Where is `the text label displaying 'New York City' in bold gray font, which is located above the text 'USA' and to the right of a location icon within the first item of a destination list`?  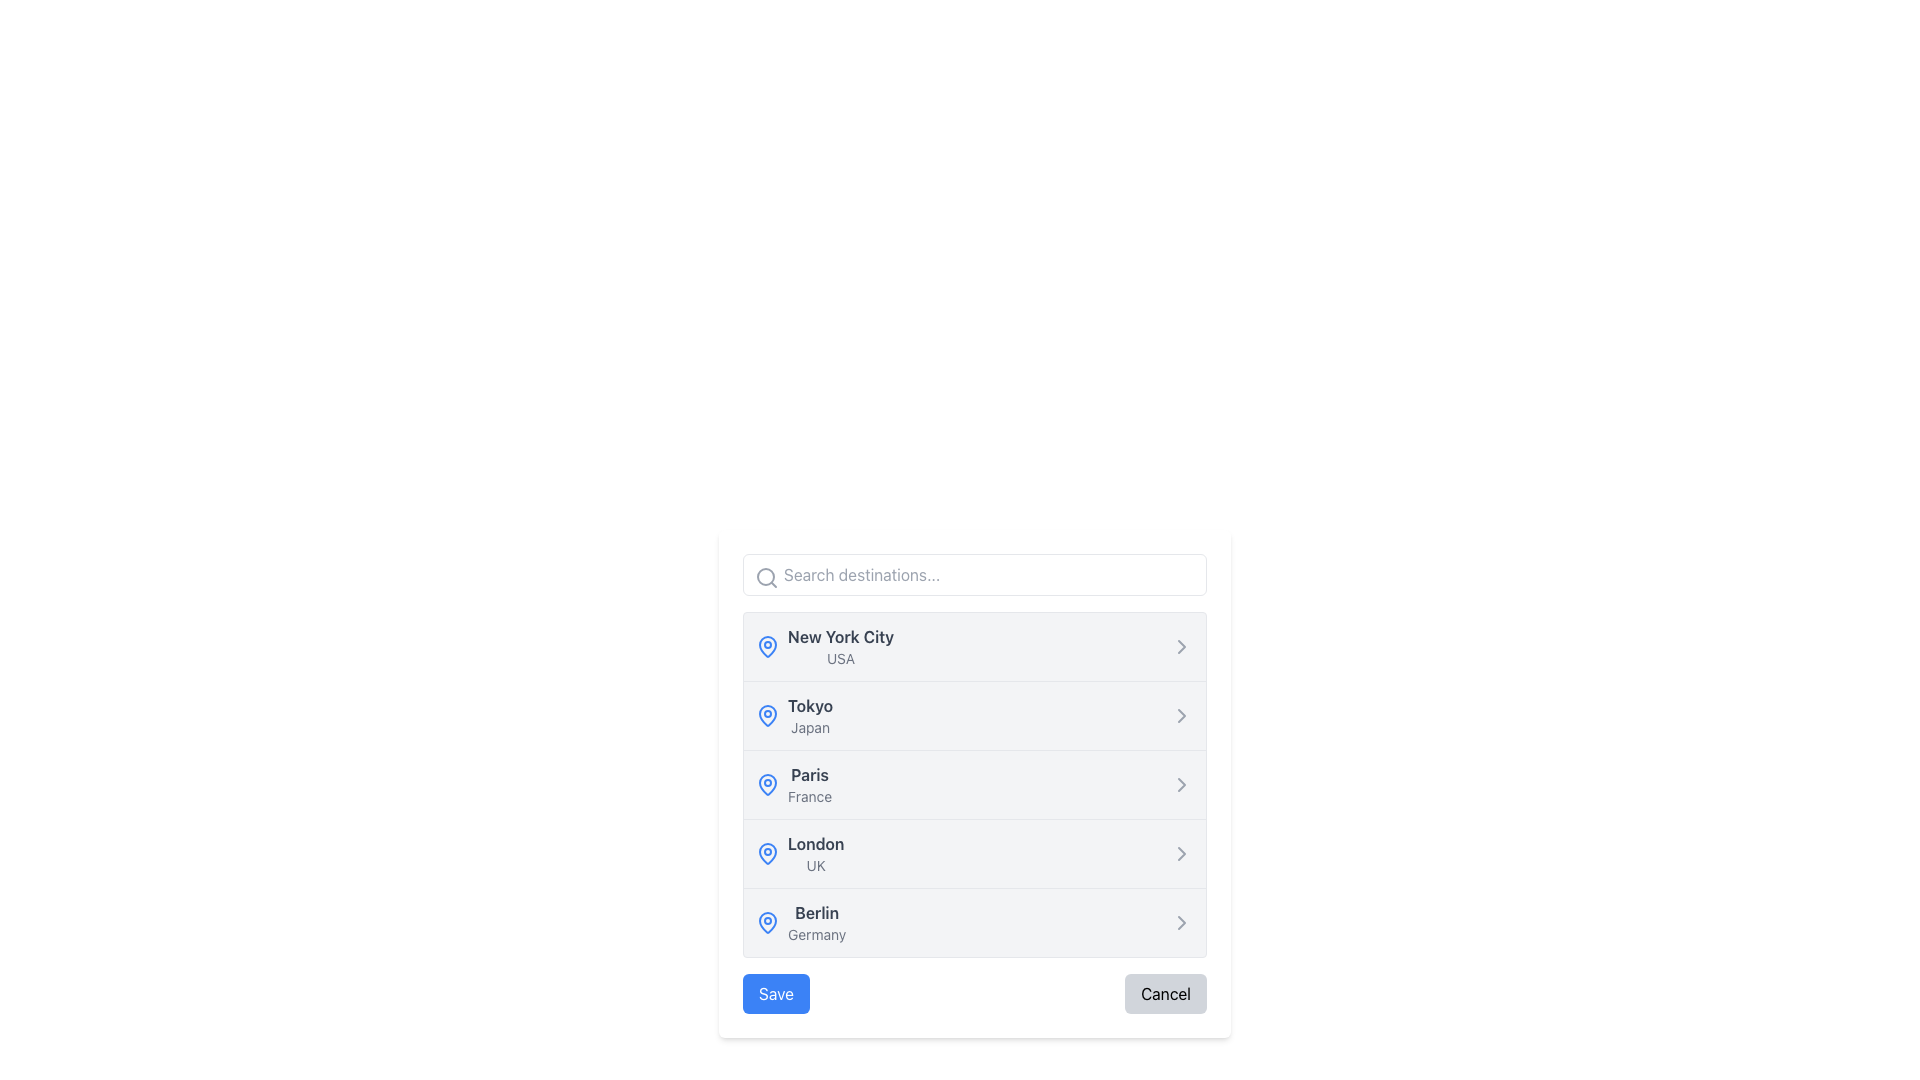
the text label displaying 'New York City' in bold gray font, which is located above the text 'USA' and to the right of a location icon within the first item of a destination list is located at coordinates (841, 636).